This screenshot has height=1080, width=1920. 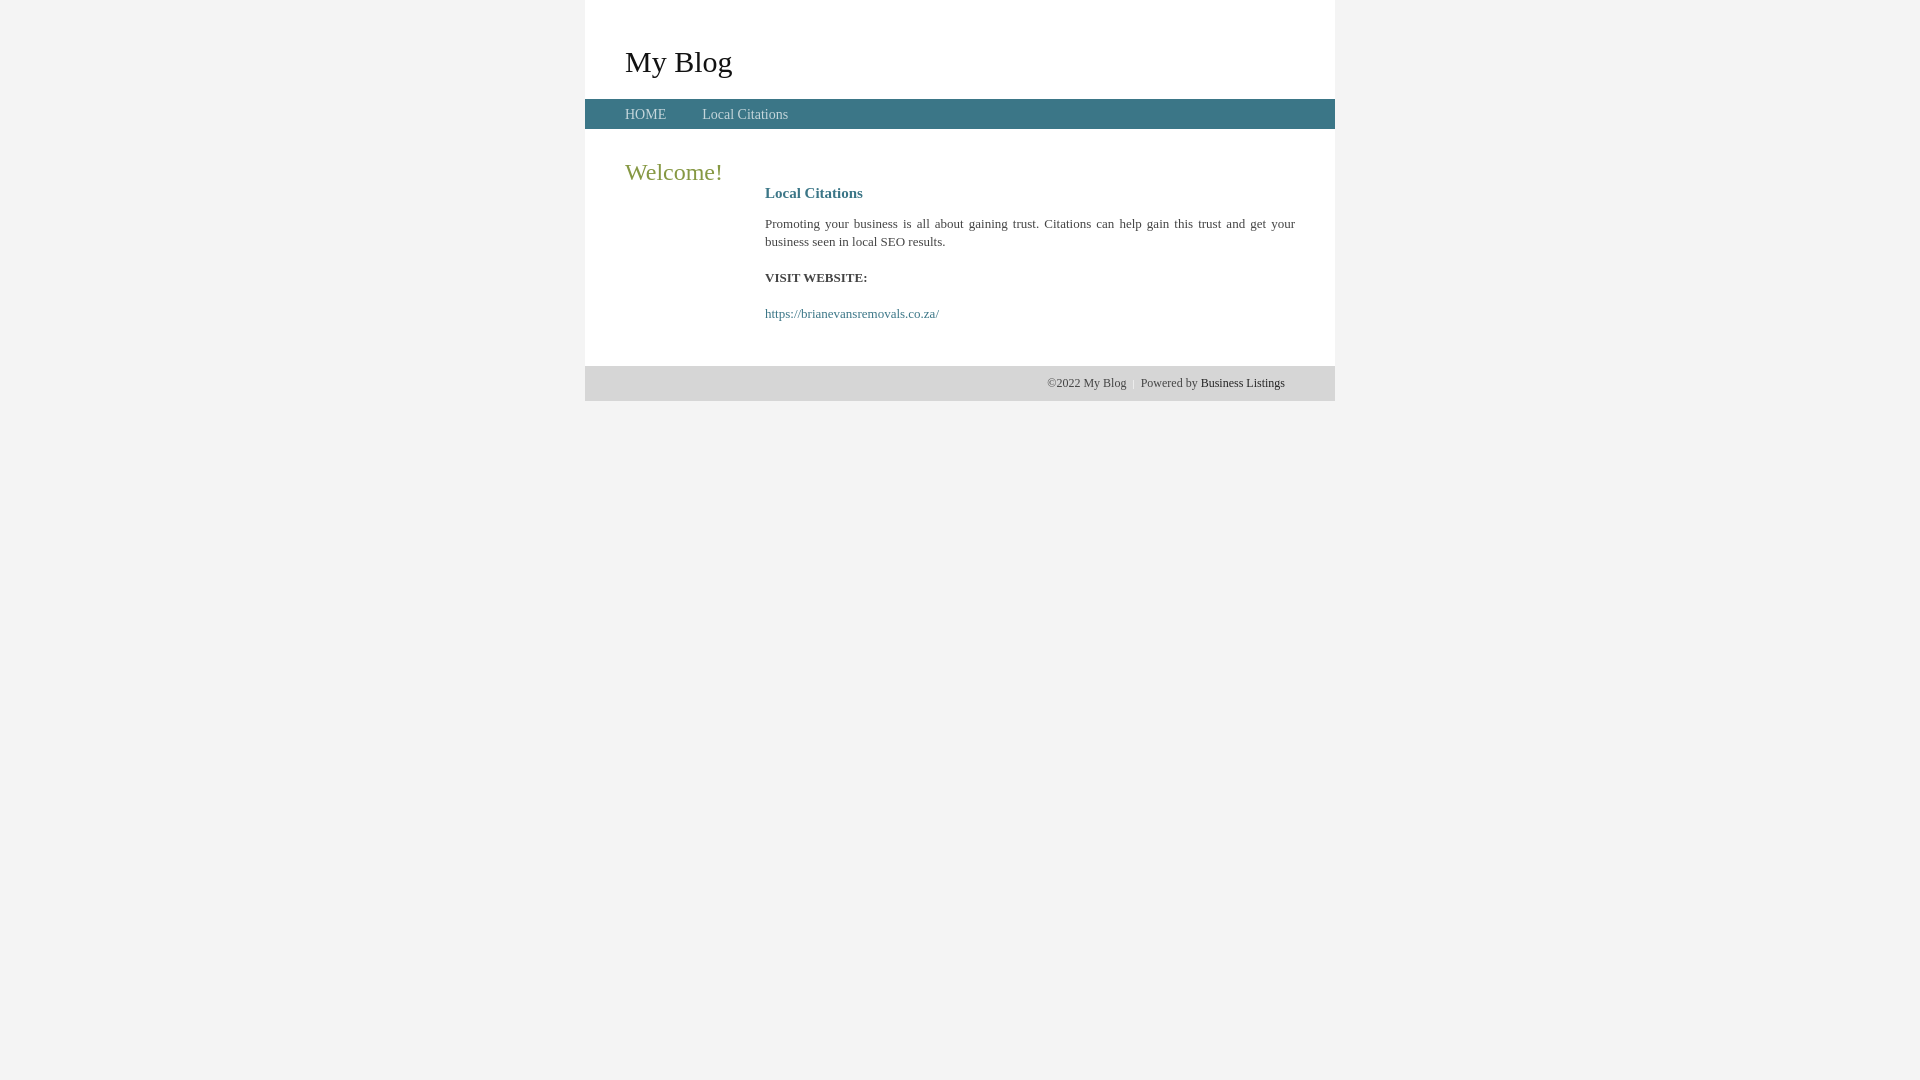 What do you see at coordinates (678, 60) in the screenshot?
I see `'My Blog'` at bounding box center [678, 60].